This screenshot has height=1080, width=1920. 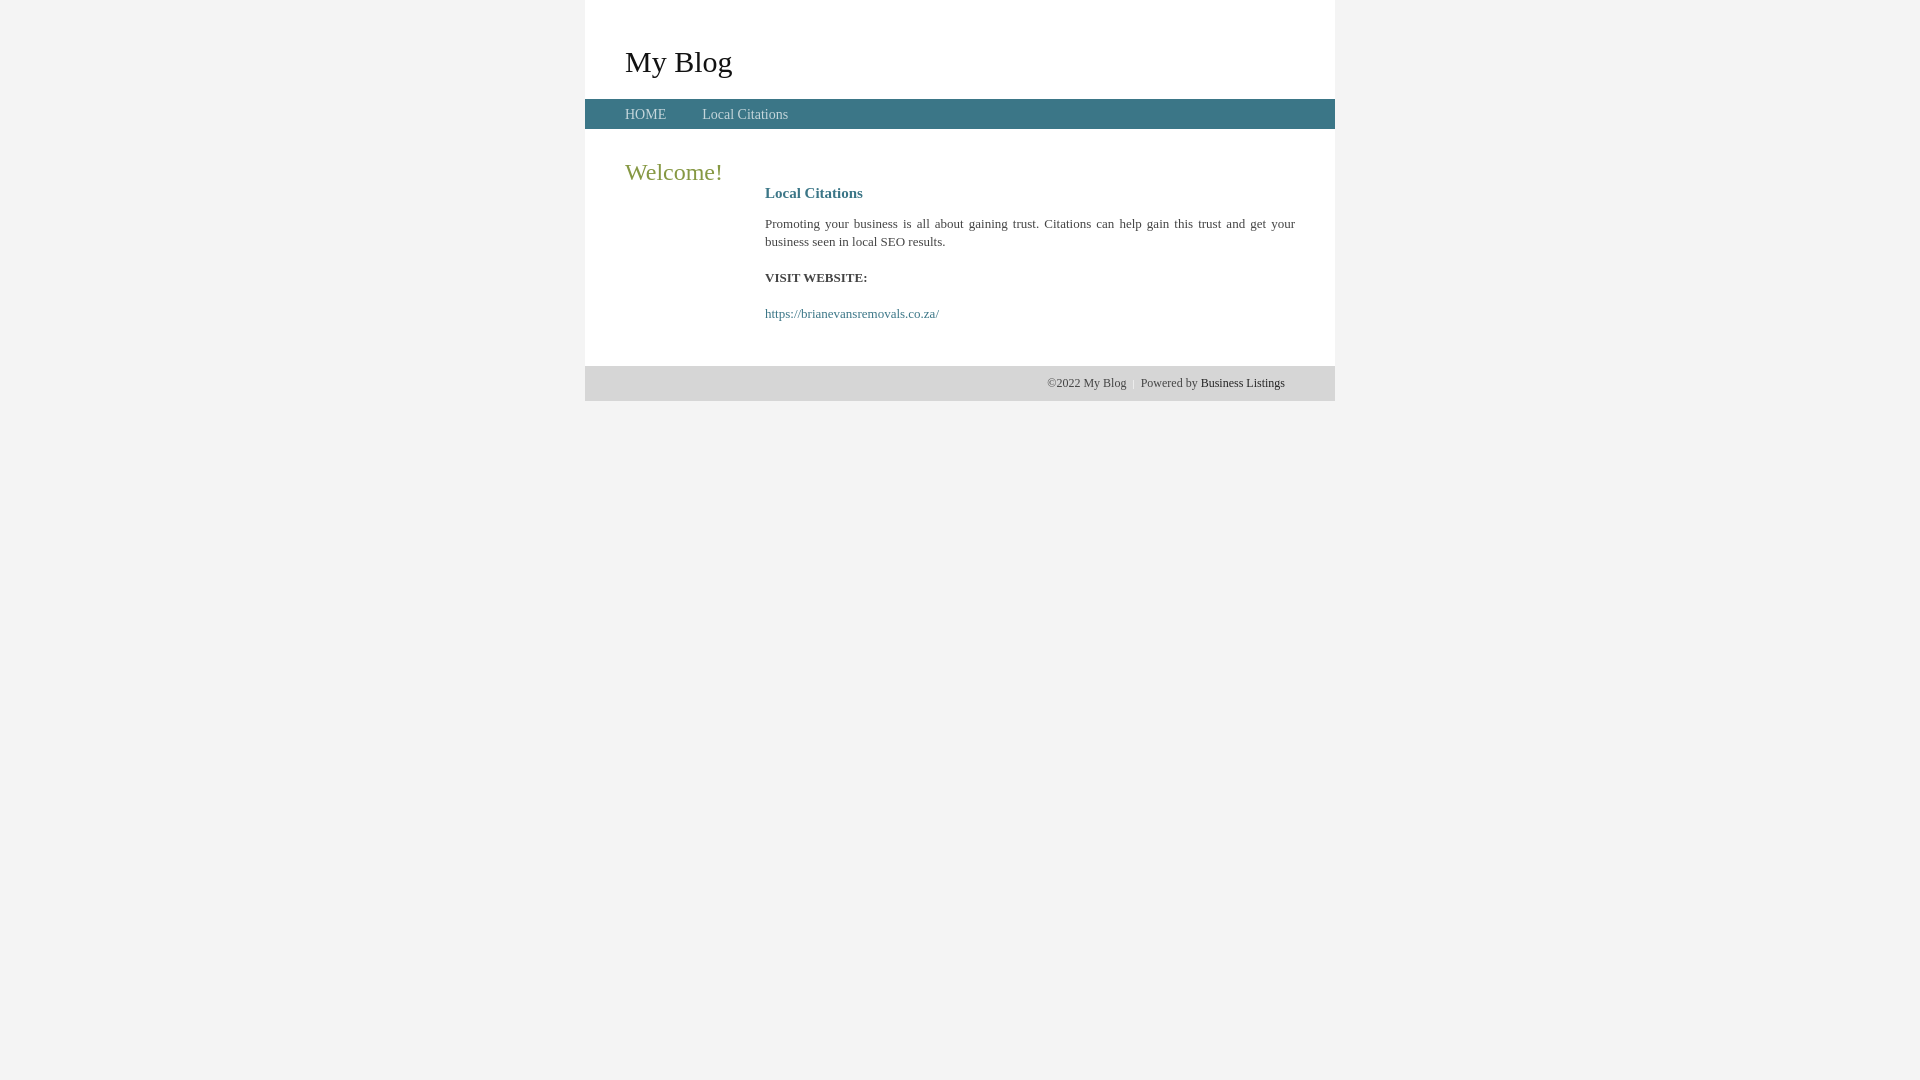 What do you see at coordinates (678, 60) in the screenshot?
I see `'My Blog'` at bounding box center [678, 60].